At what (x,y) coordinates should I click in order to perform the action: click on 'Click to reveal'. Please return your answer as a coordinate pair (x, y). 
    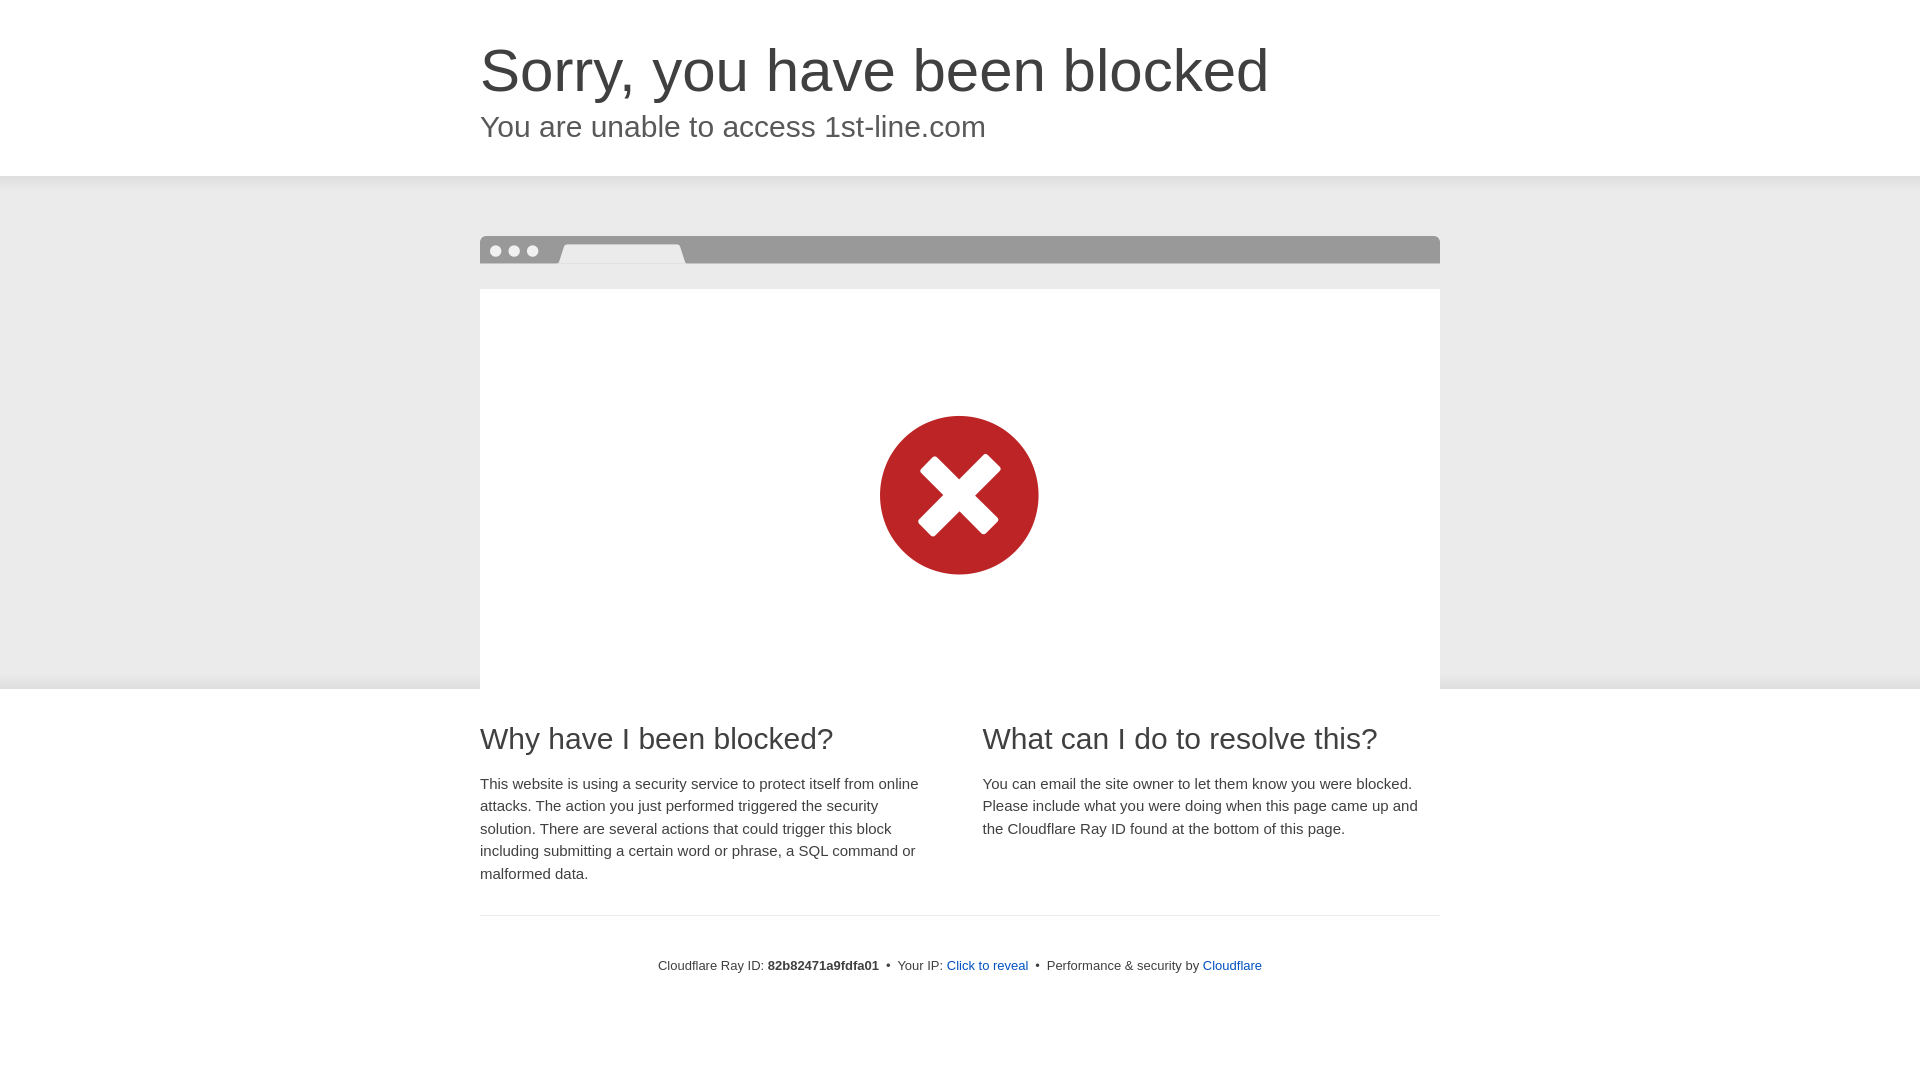
    Looking at the image, I should click on (988, 964).